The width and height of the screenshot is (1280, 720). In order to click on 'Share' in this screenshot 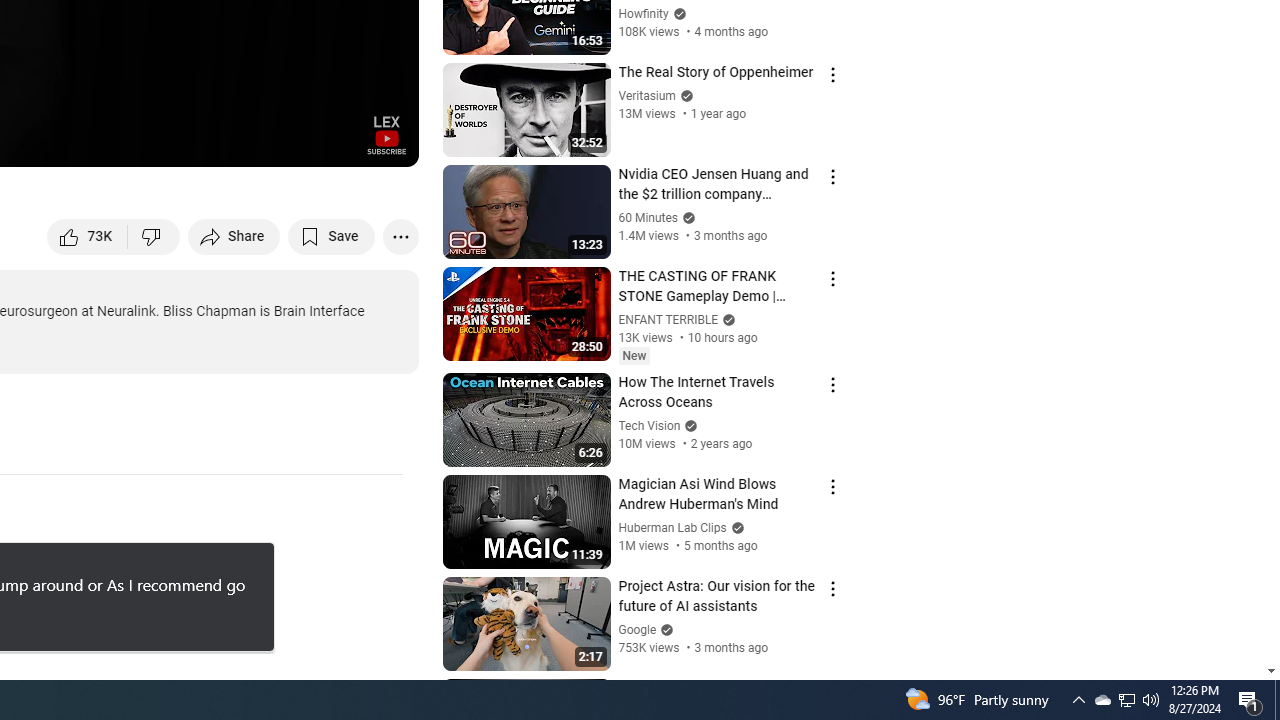, I will do `click(234, 235)`.